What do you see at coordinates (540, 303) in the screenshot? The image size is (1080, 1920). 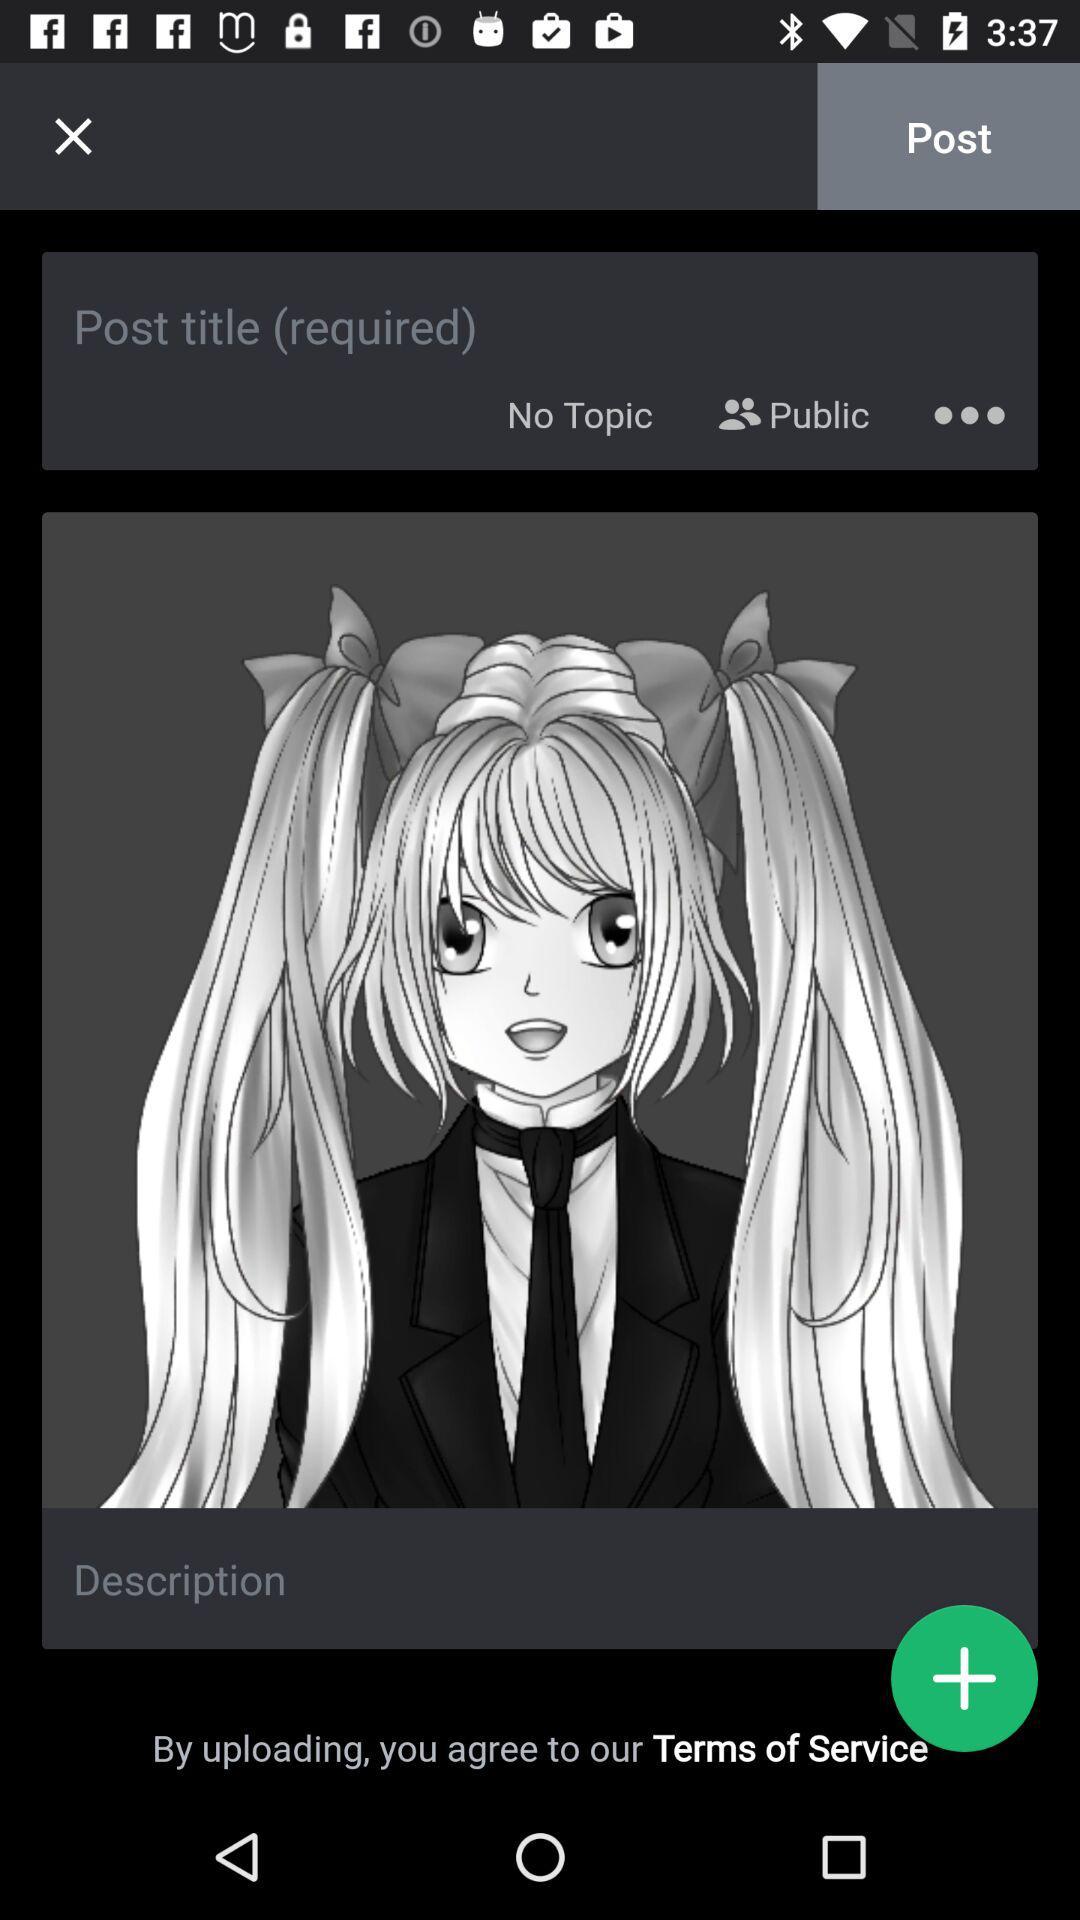 I see `image title` at bounding box center [540, 303].